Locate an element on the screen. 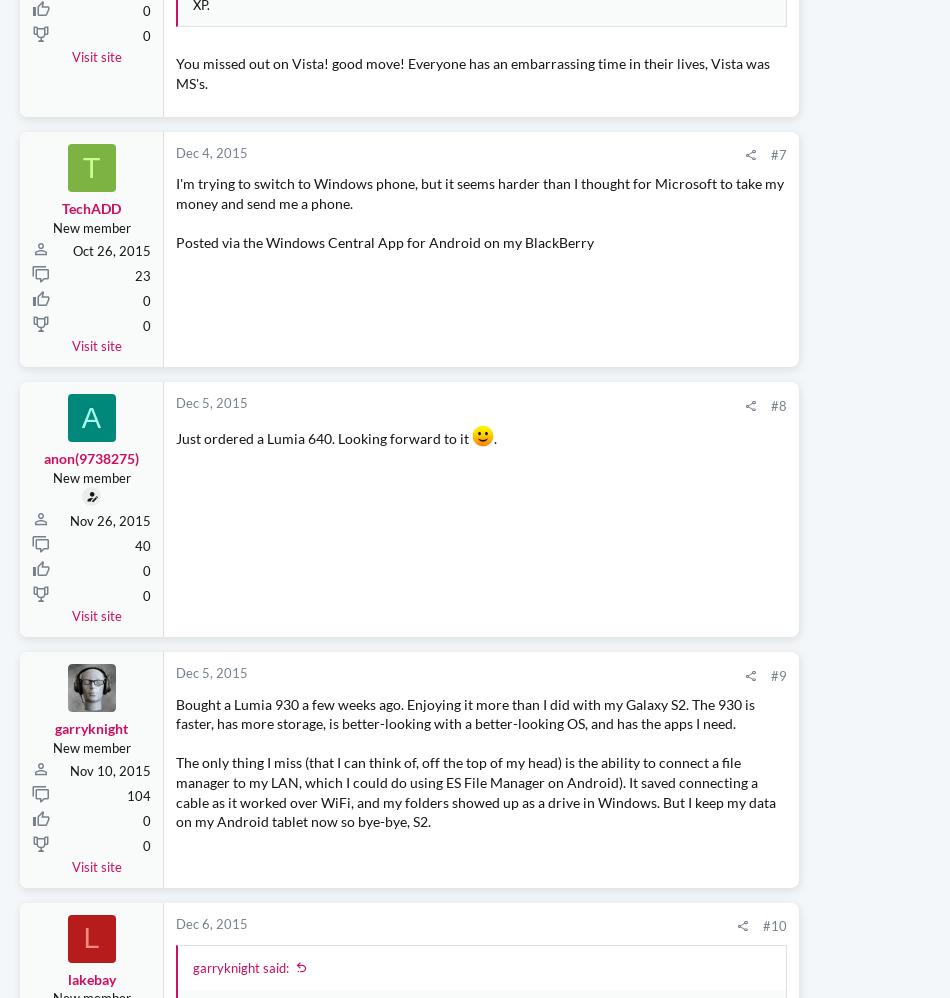 The image size is (950, 998). '2,239,238' is located at coordinates (897, 55).